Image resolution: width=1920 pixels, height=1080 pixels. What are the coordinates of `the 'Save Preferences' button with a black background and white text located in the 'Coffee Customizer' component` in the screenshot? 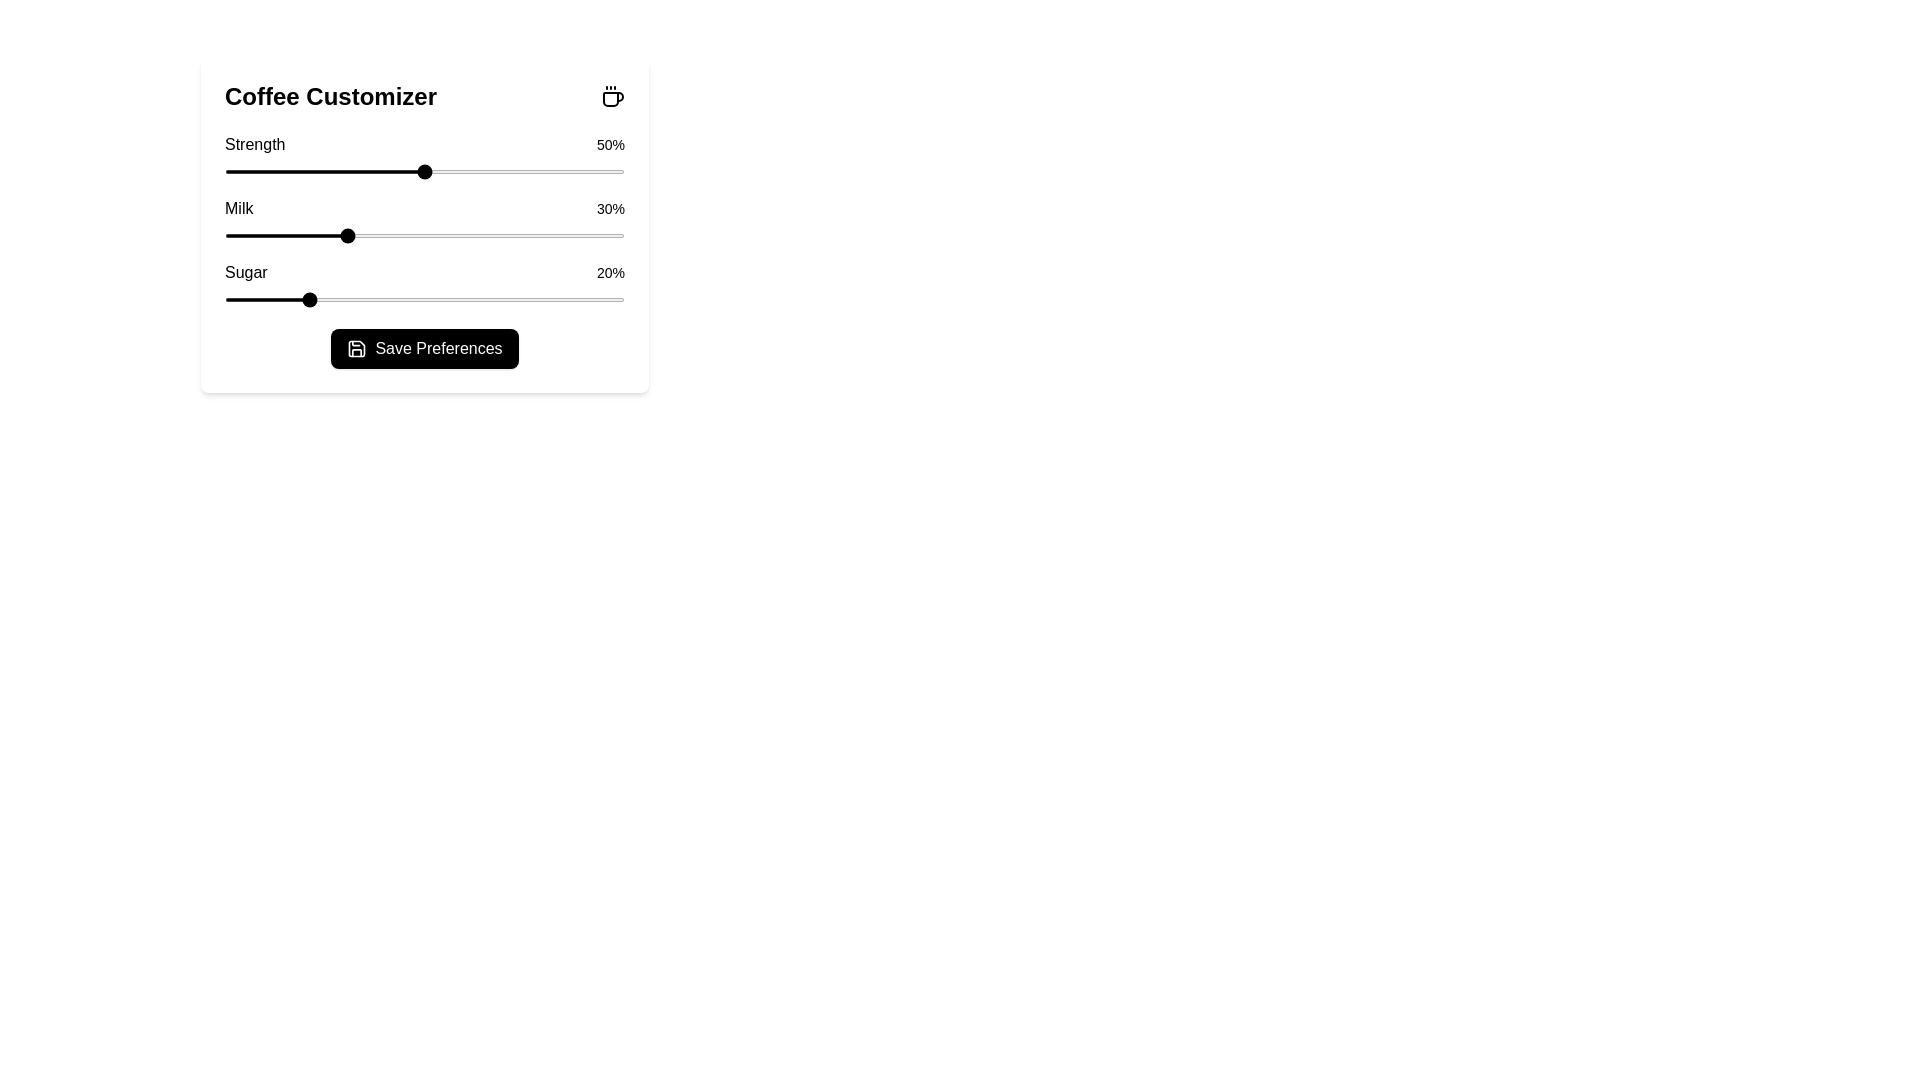 It's located at (424, 347).